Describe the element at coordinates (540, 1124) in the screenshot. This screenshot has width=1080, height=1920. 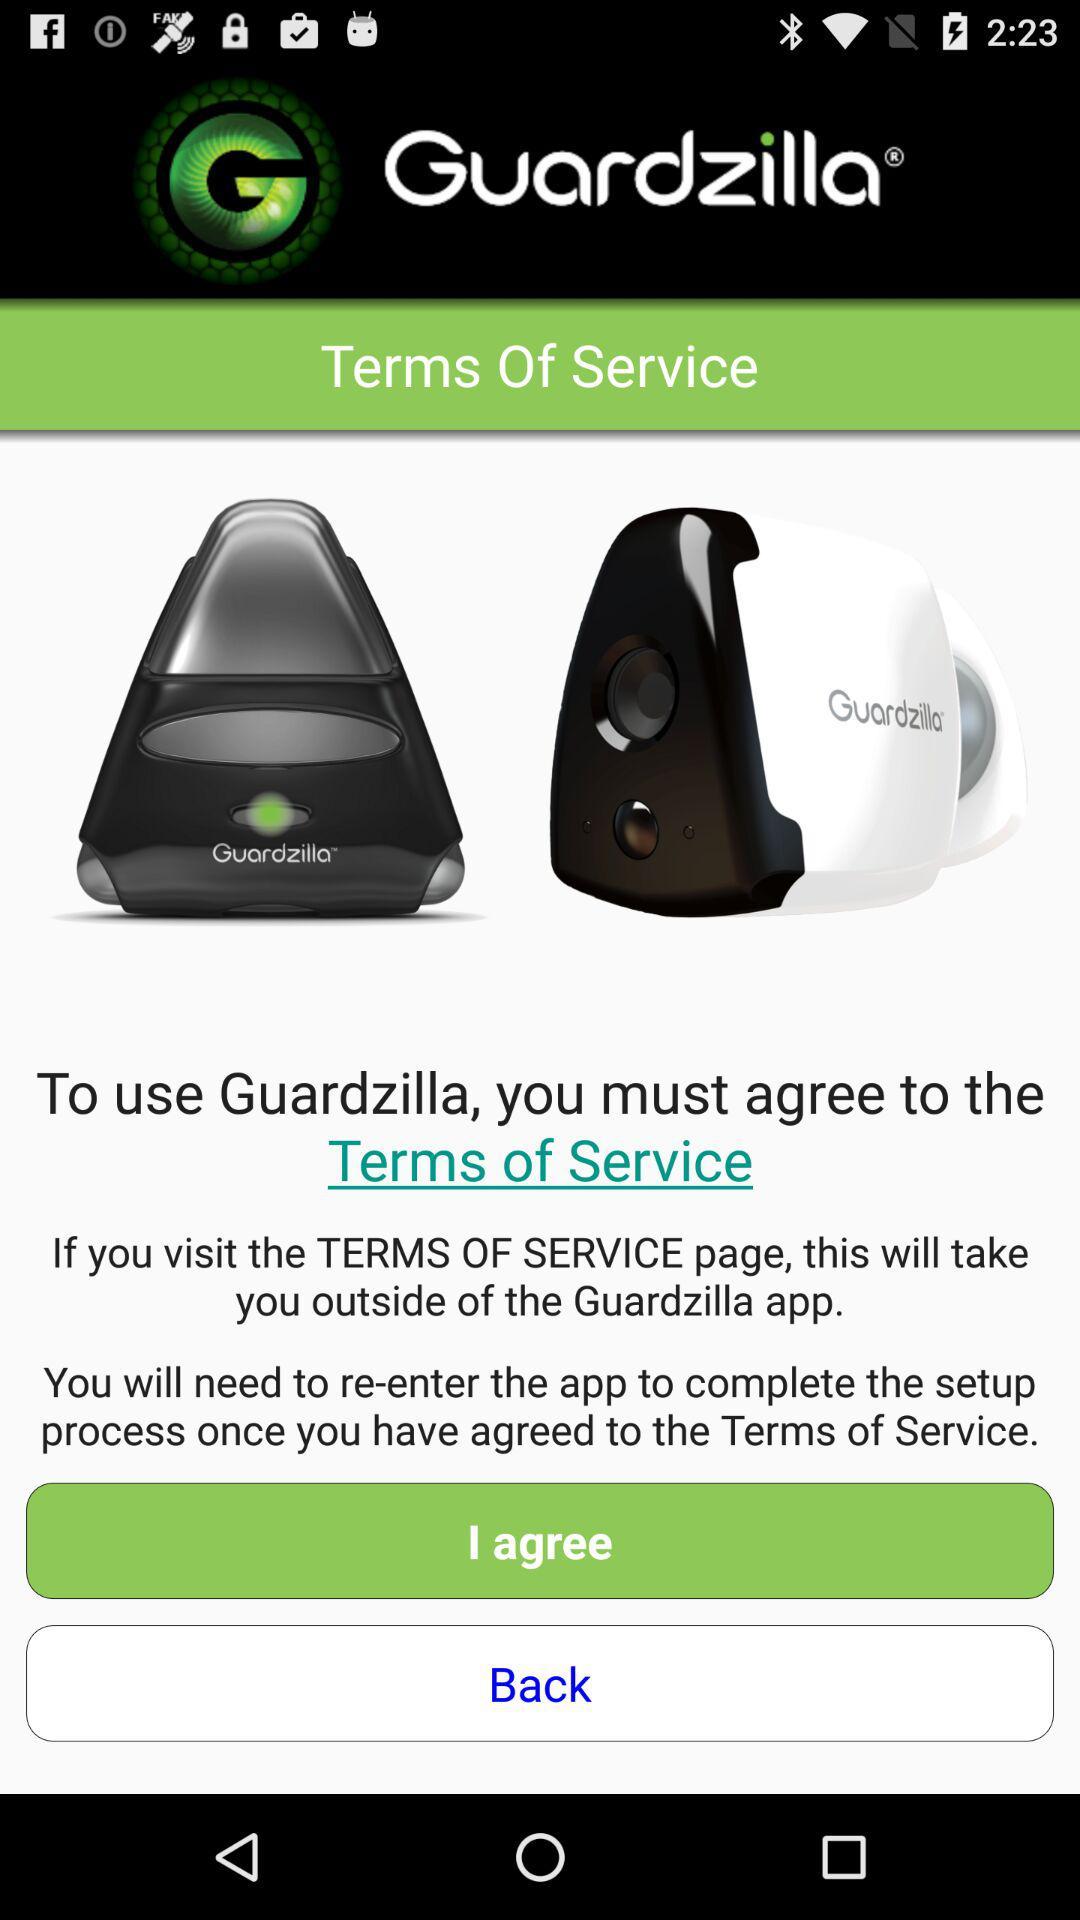
I see `to use guardzilla item` at that location.